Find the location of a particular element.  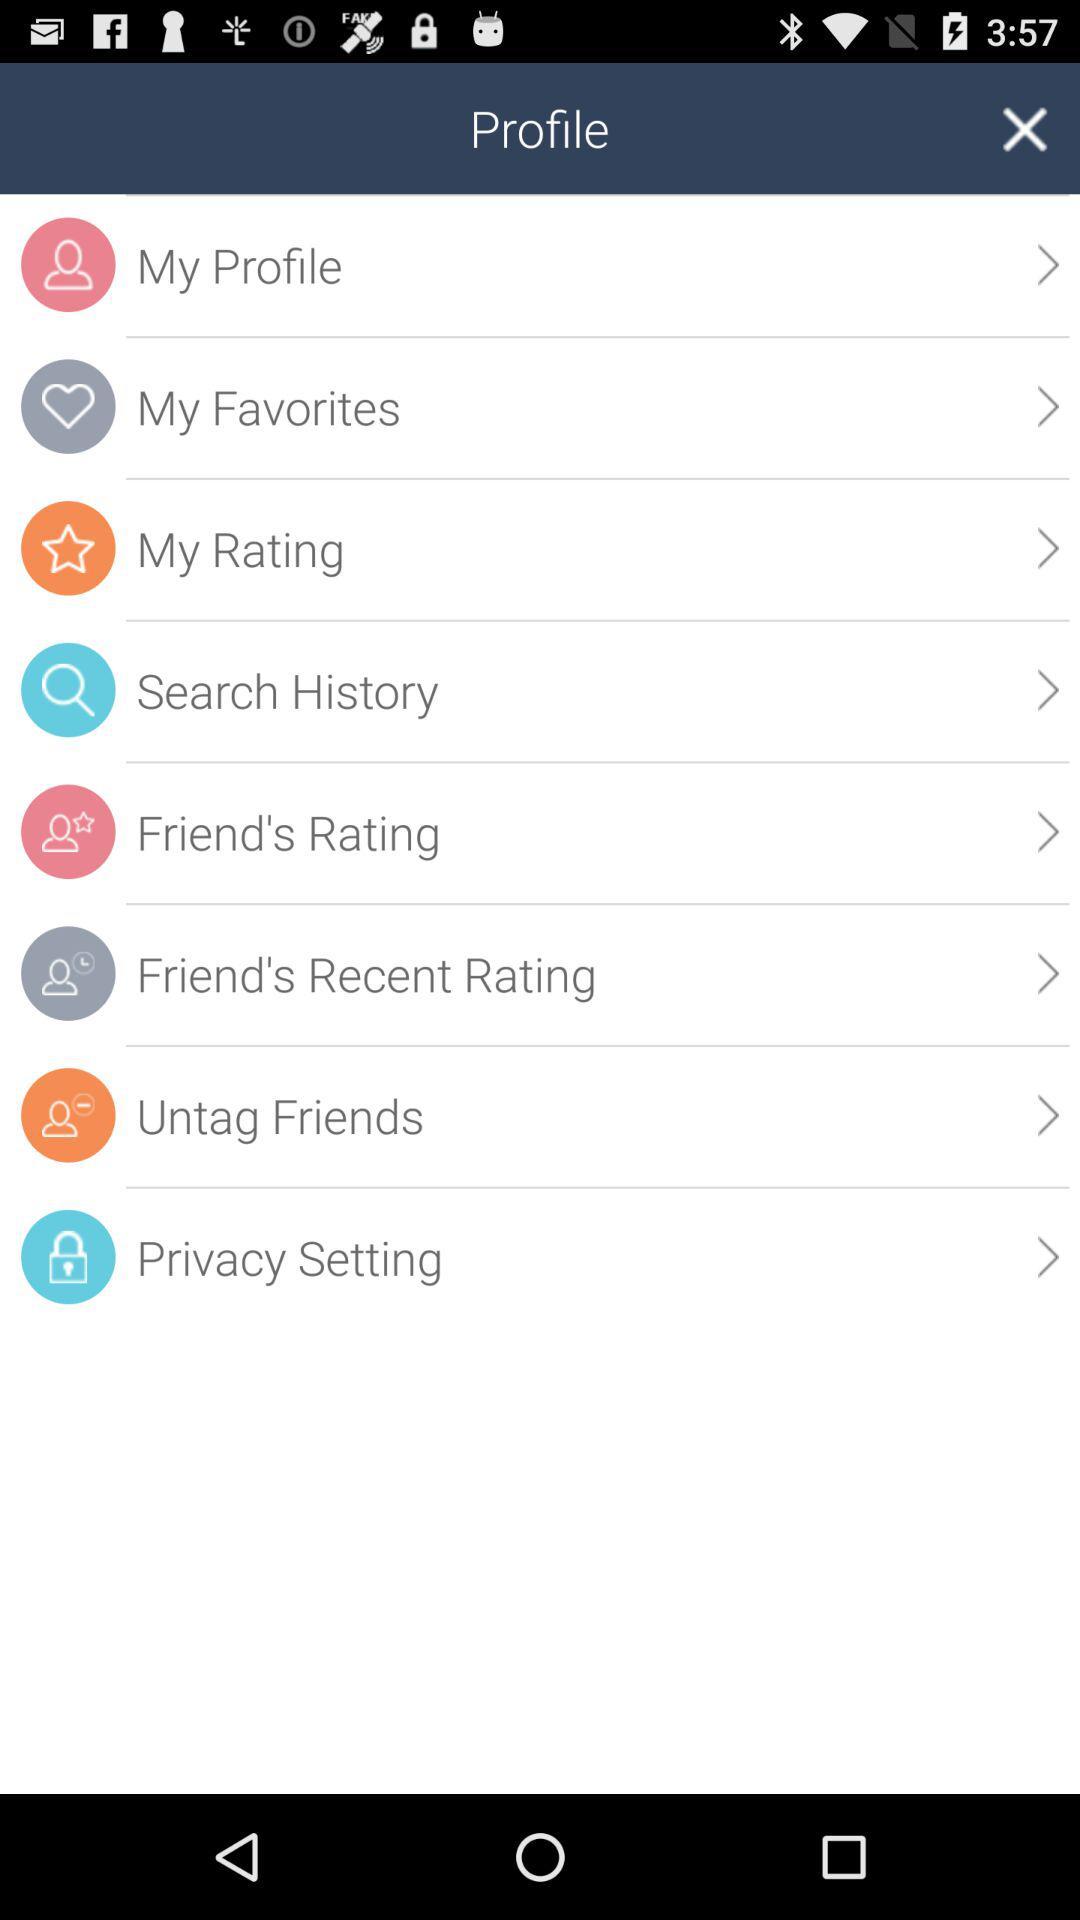

the icon below friend s recent app is located at coordinates (1047, 1114).